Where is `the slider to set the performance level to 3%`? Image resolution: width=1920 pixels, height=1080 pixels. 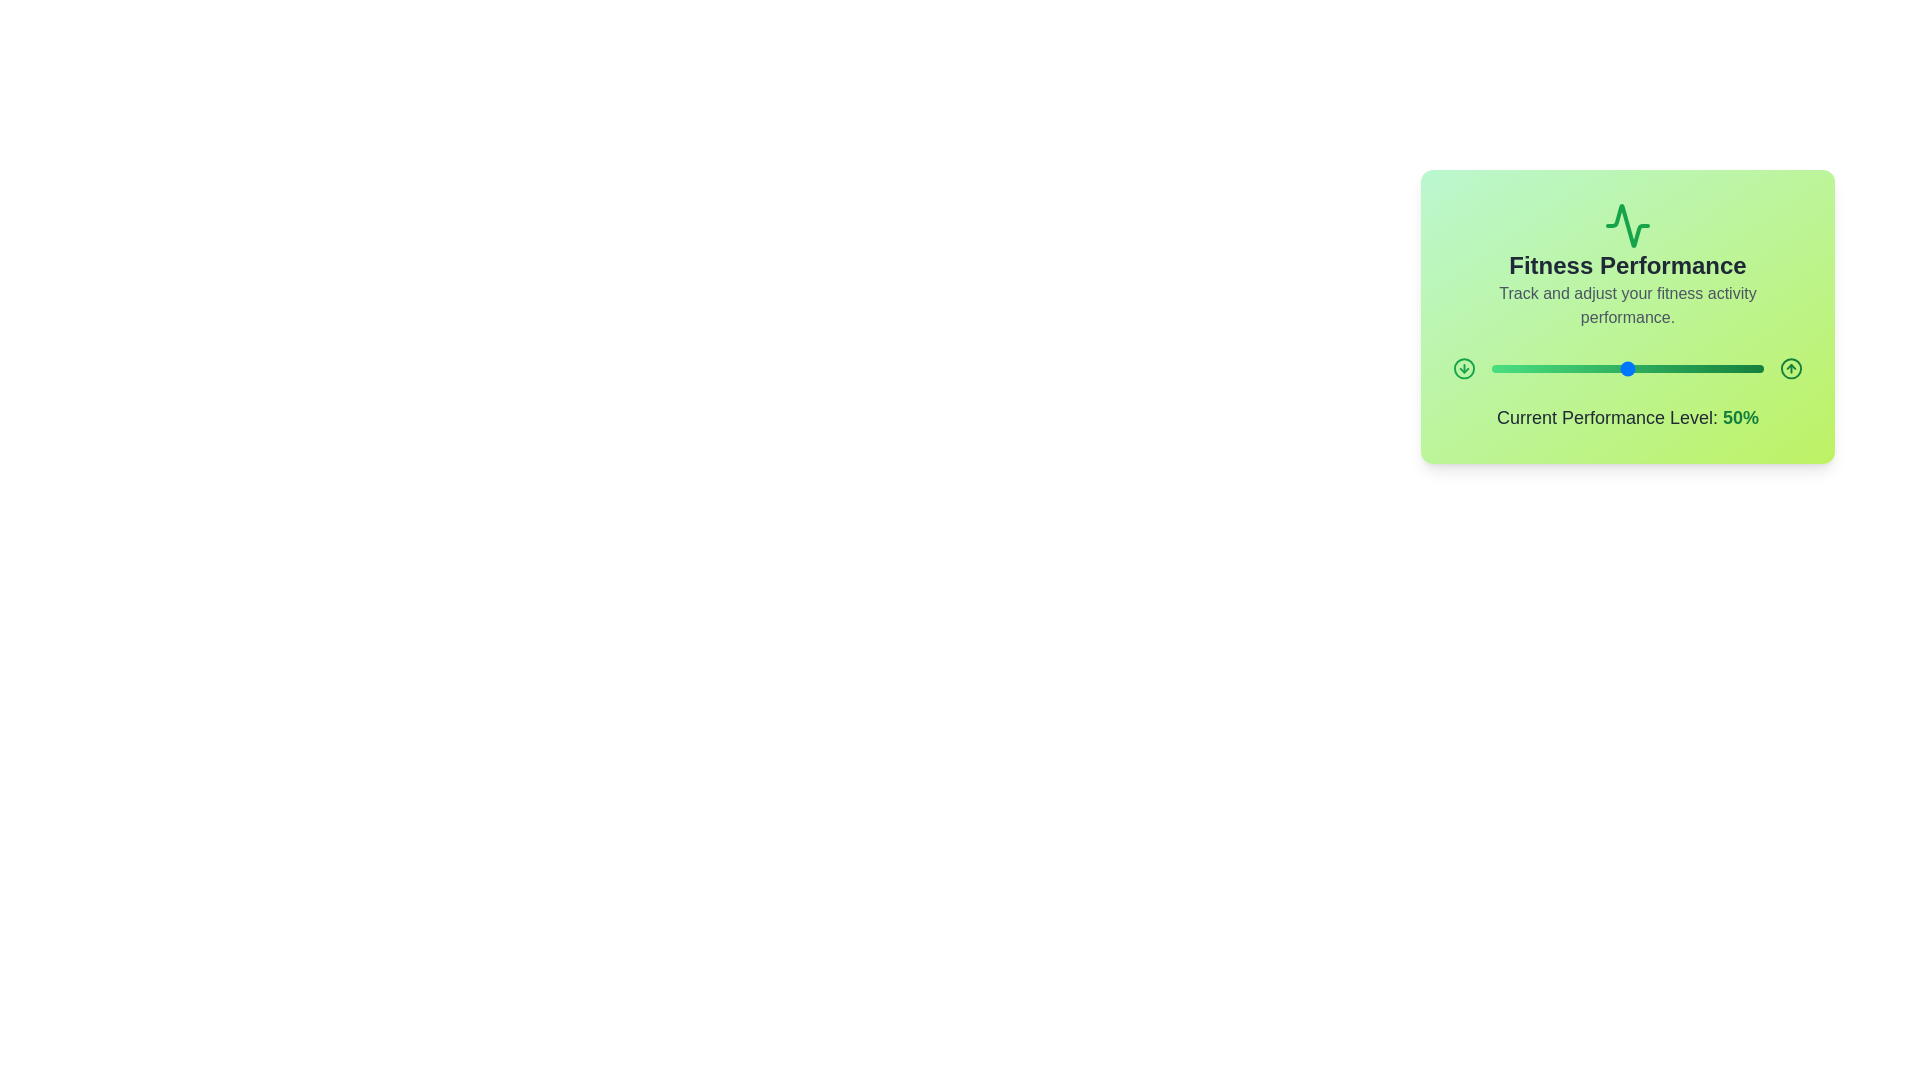 the slider to set the performance level to 3% is located at coordinates (1500, 369).